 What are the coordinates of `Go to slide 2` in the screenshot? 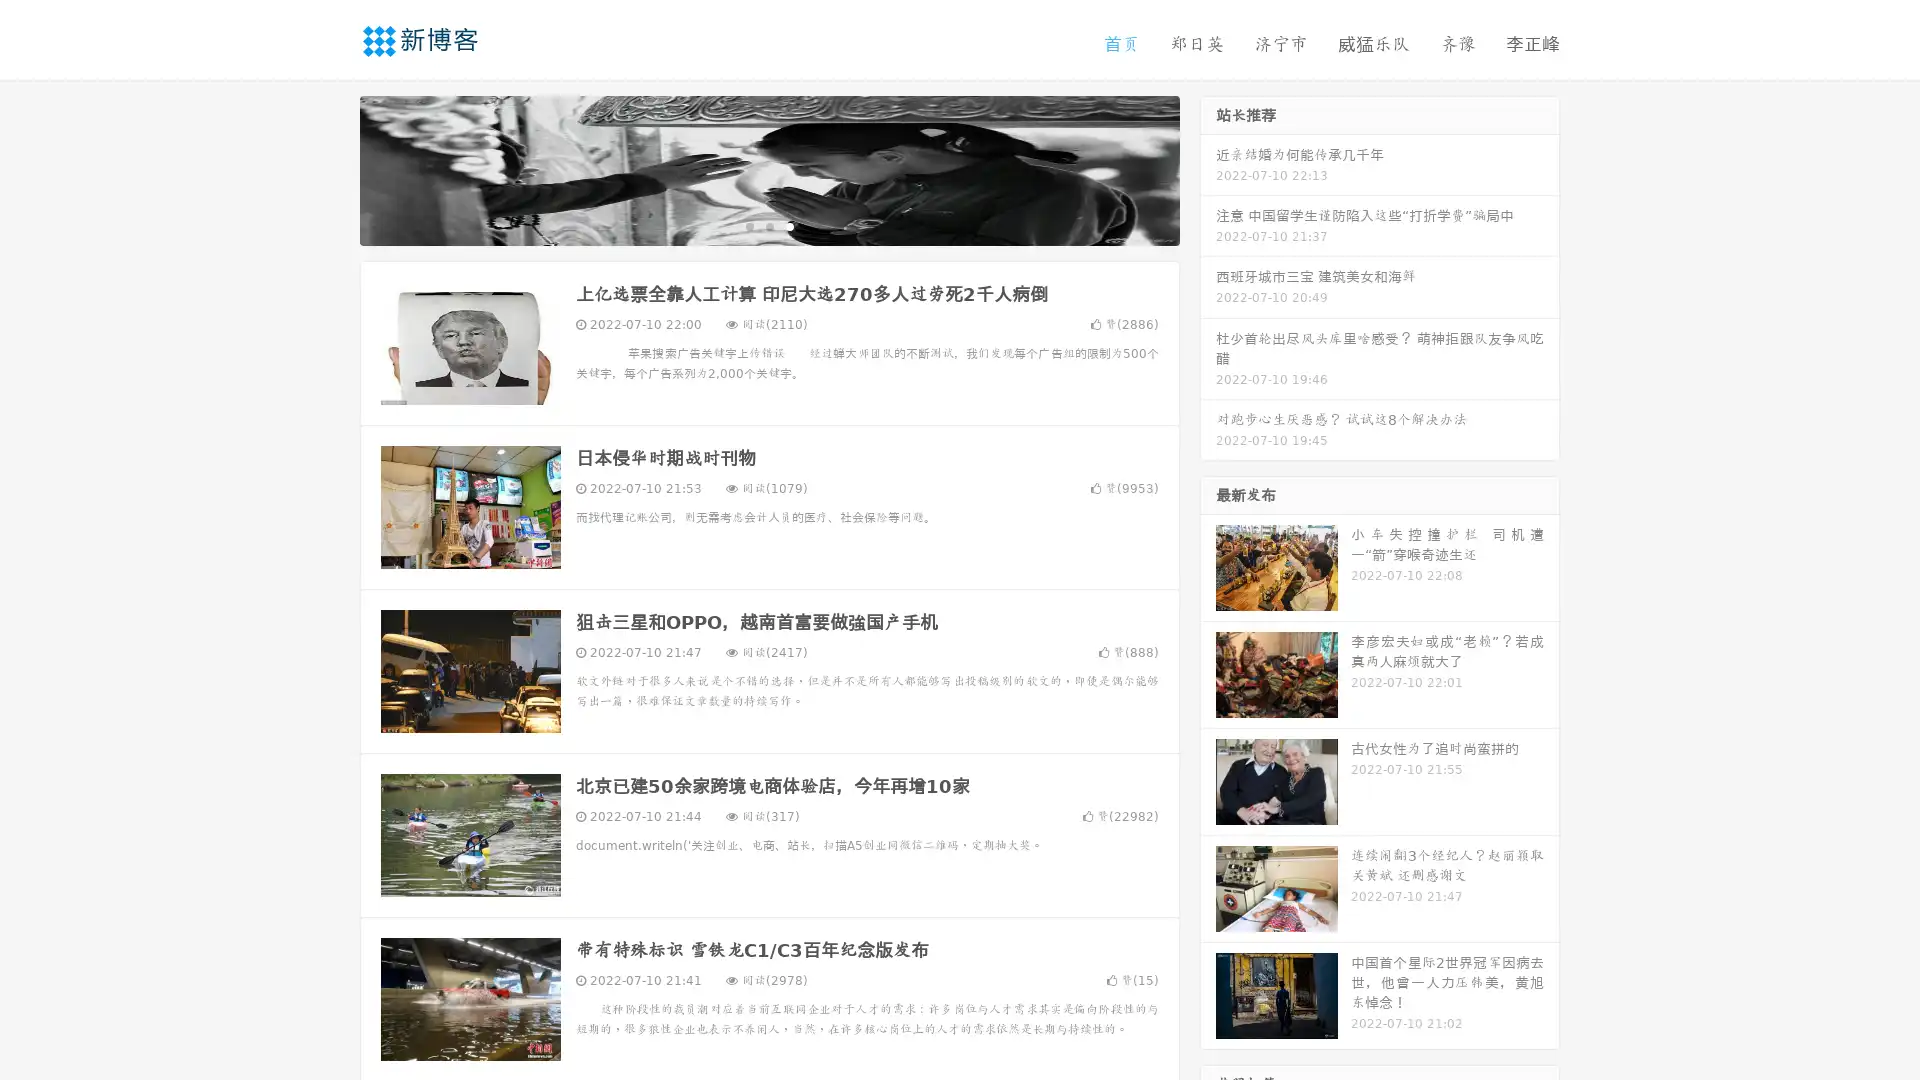 It's located at (768, 225).